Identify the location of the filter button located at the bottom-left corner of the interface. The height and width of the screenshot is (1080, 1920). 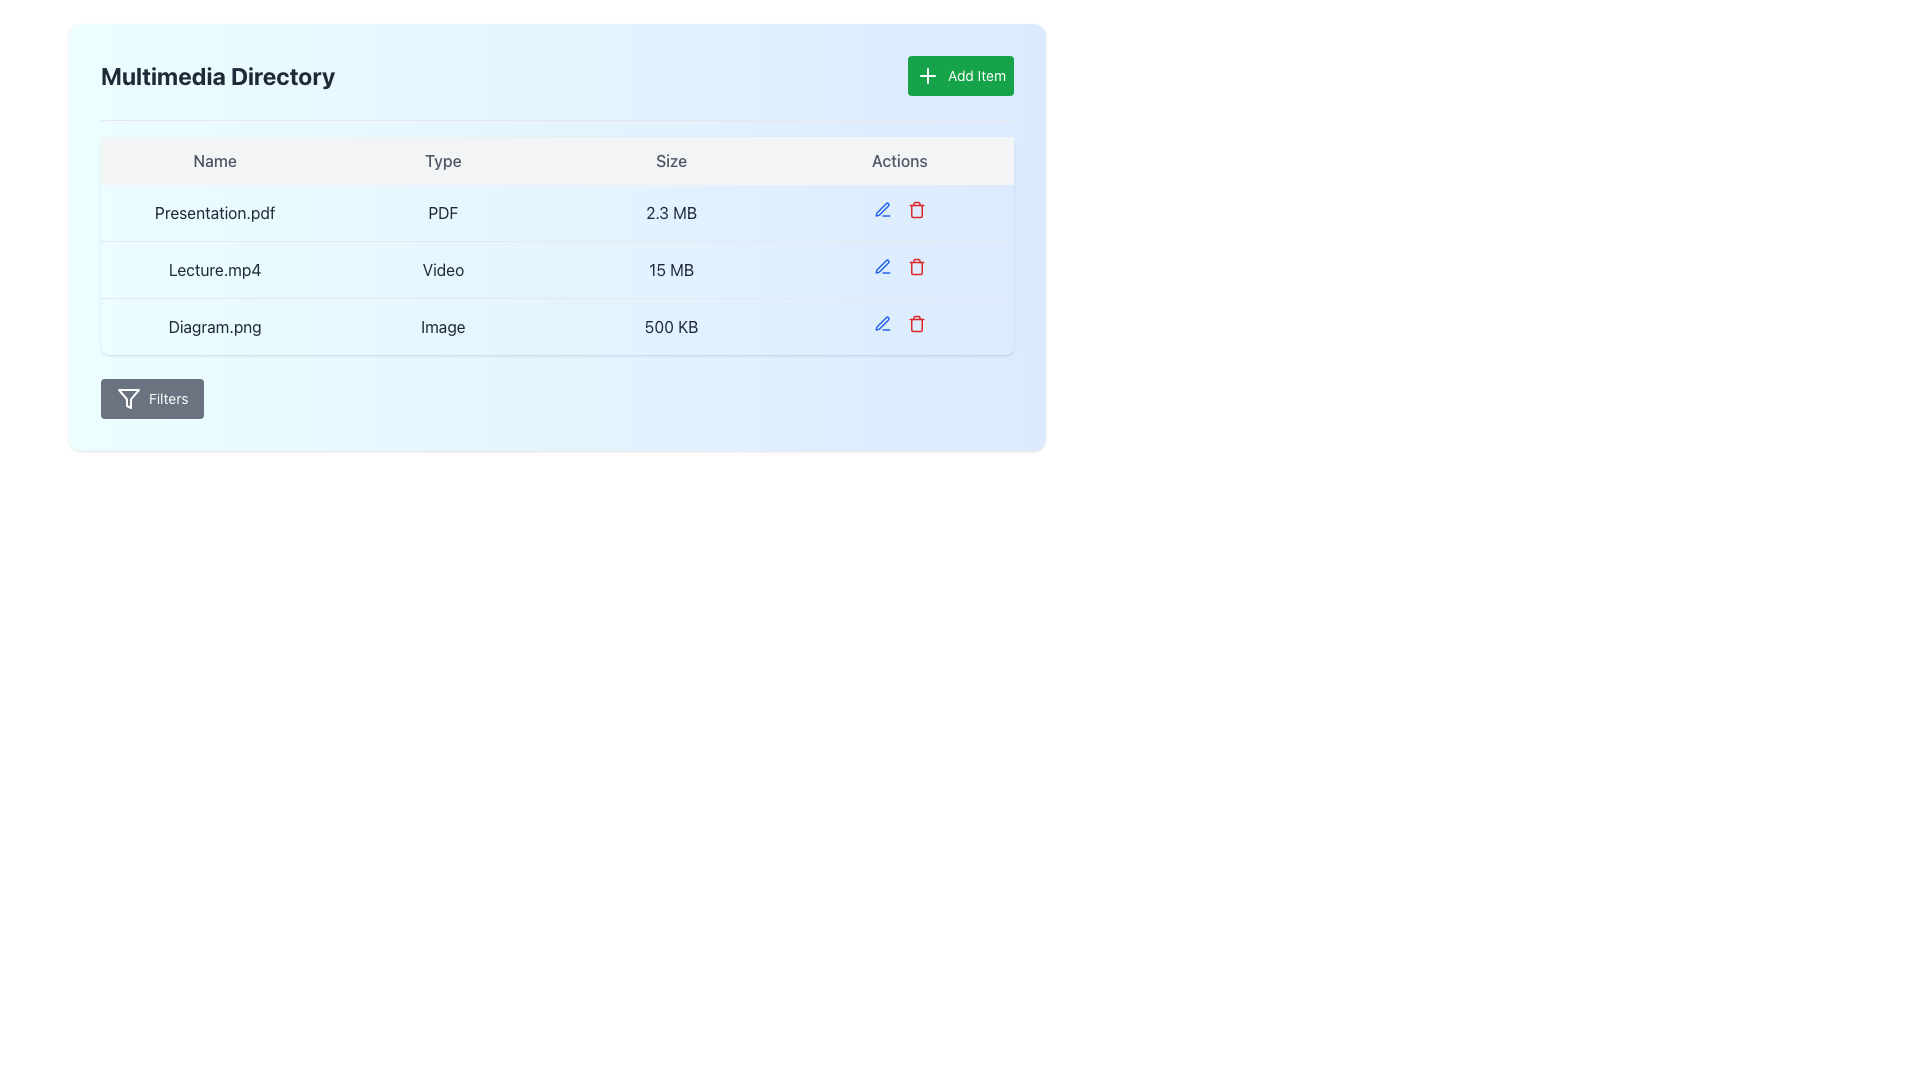
(151, 398).